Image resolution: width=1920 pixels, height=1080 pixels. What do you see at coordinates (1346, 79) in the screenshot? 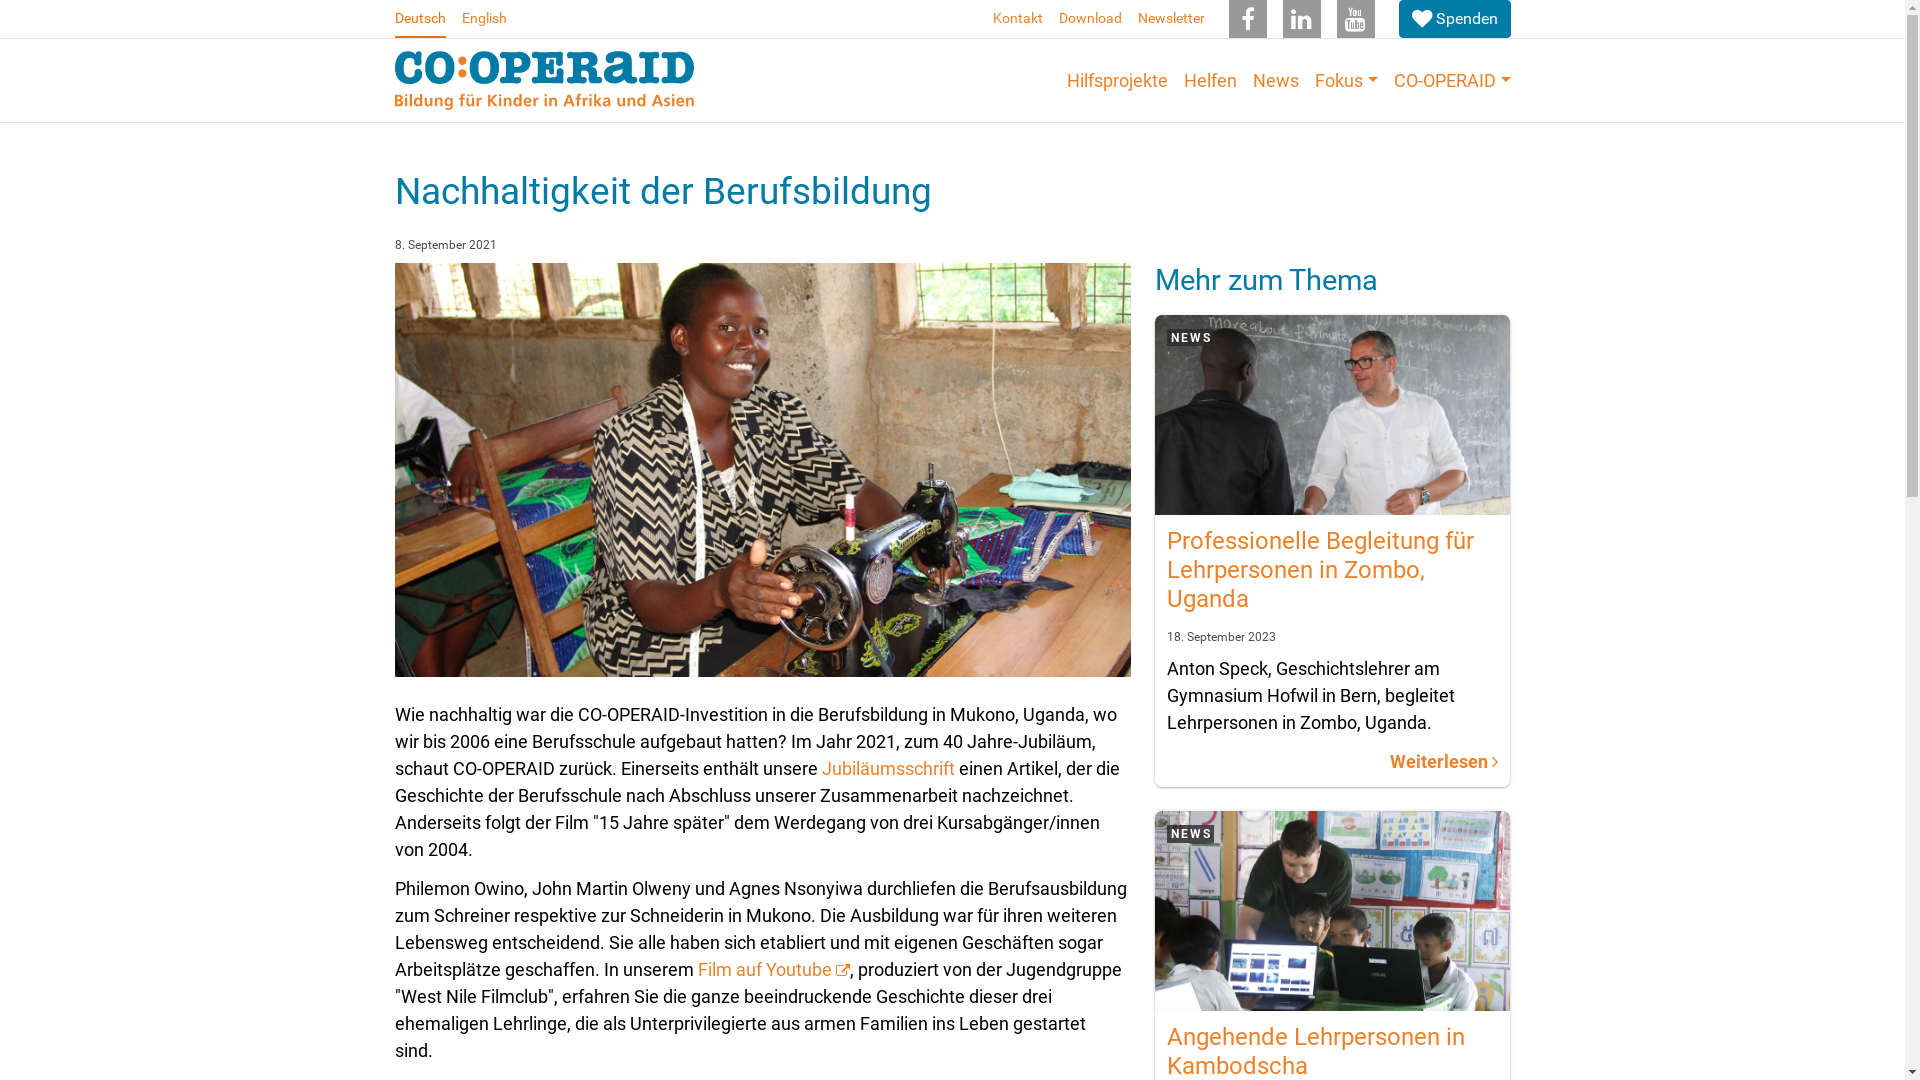
I see `'Fokus'` at bounding box center [1346, 79].